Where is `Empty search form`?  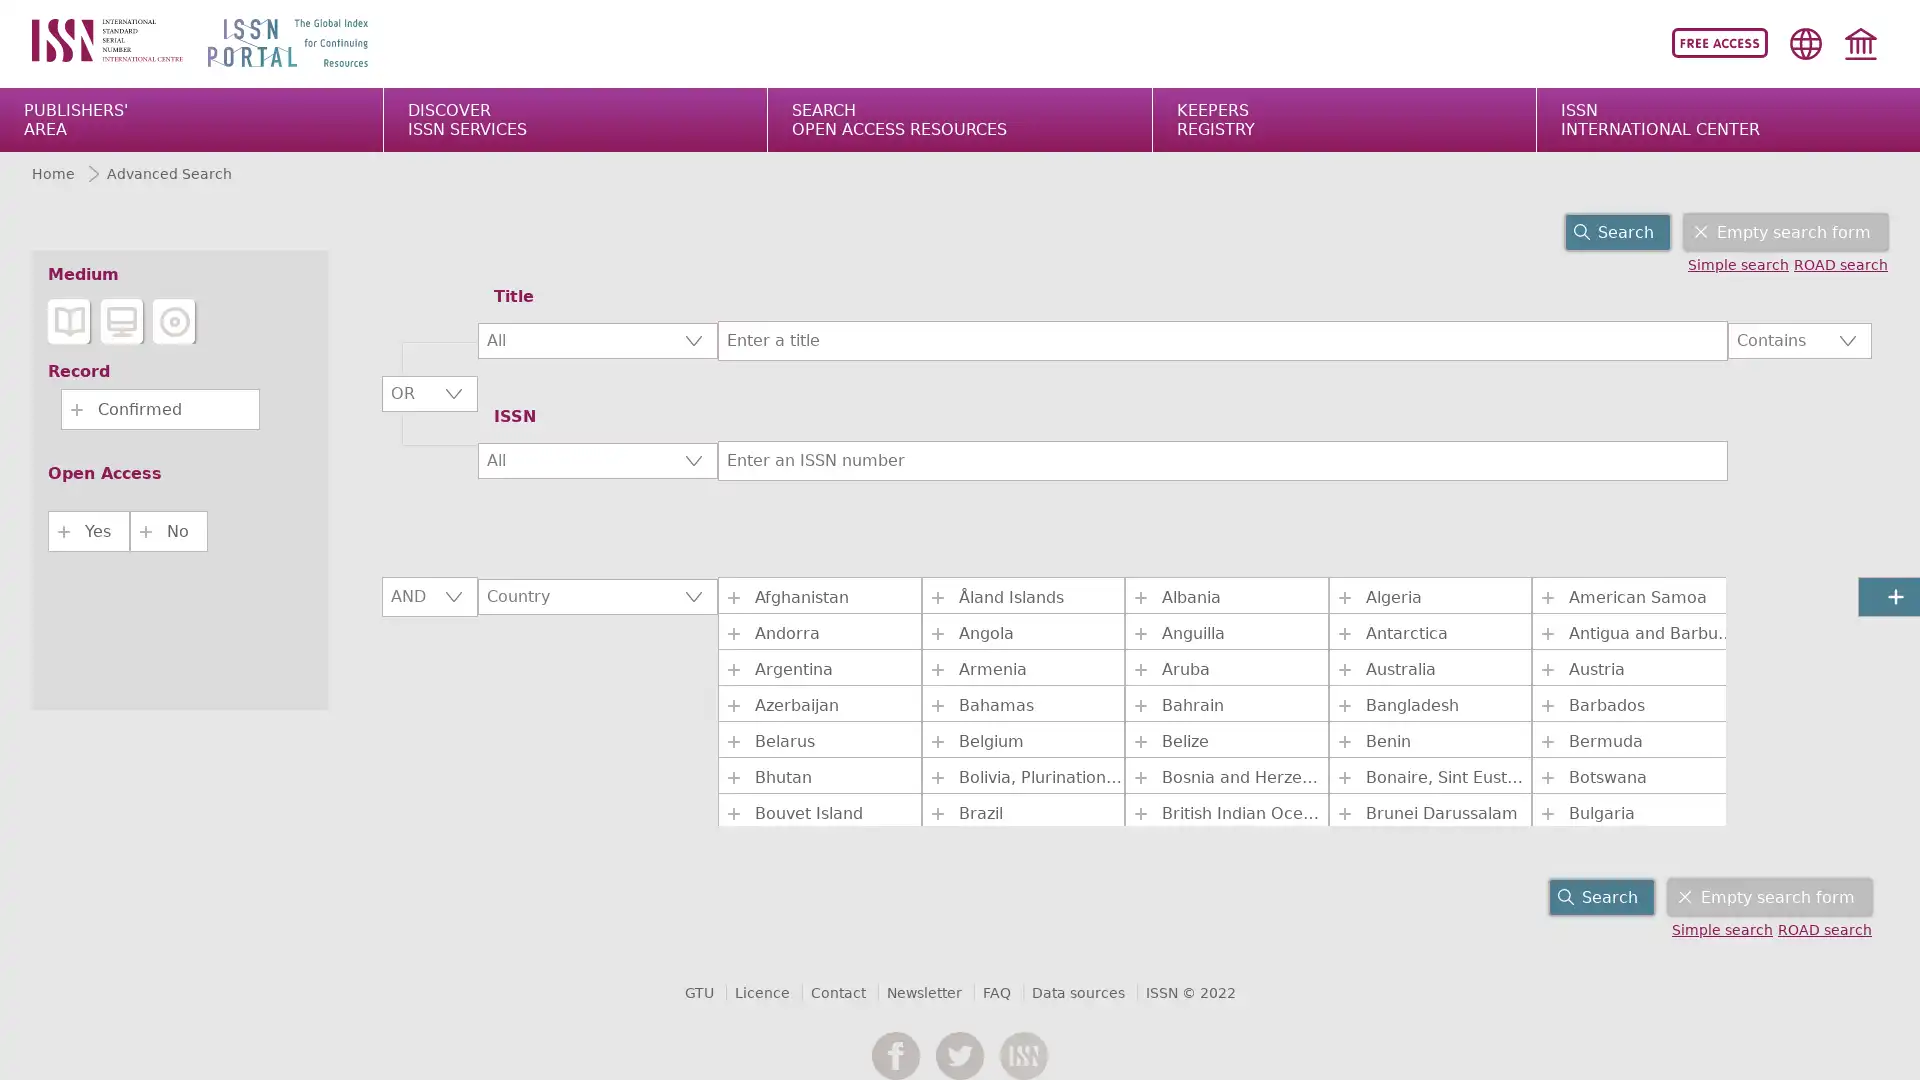 Empty search form is located at coordinates (1770, 895).